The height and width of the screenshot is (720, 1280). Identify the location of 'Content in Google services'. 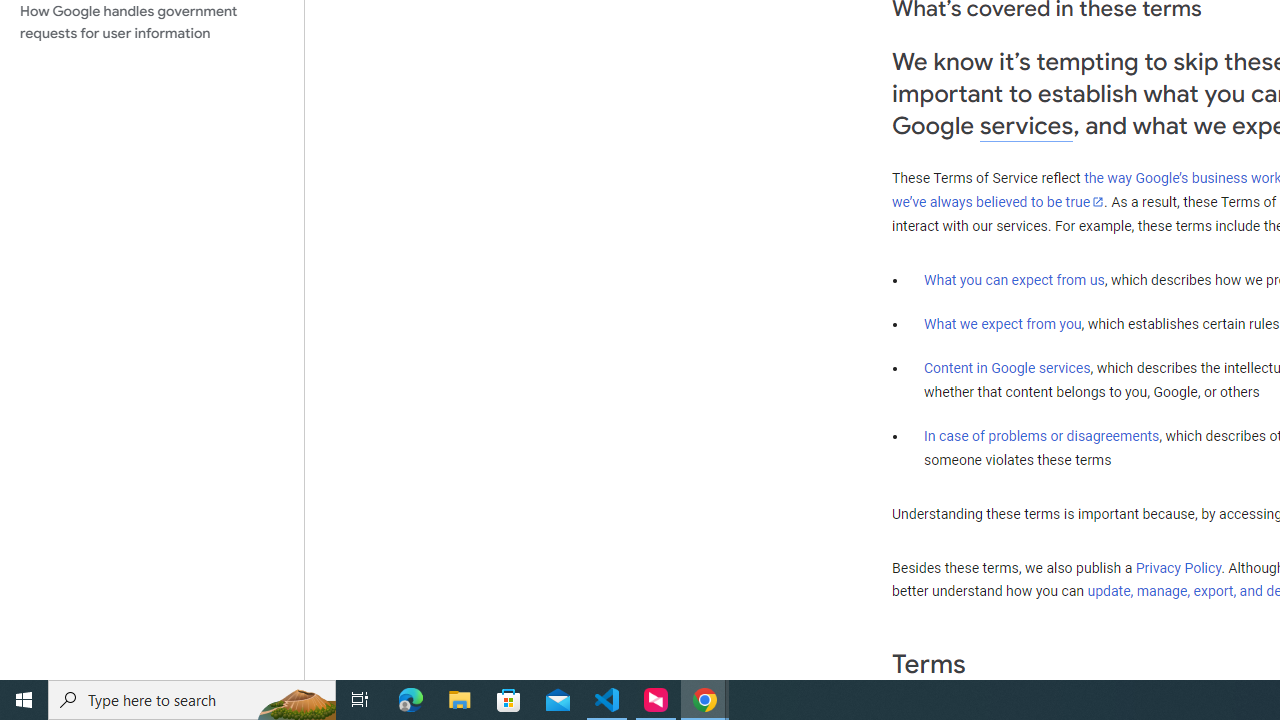
(1007, 368).